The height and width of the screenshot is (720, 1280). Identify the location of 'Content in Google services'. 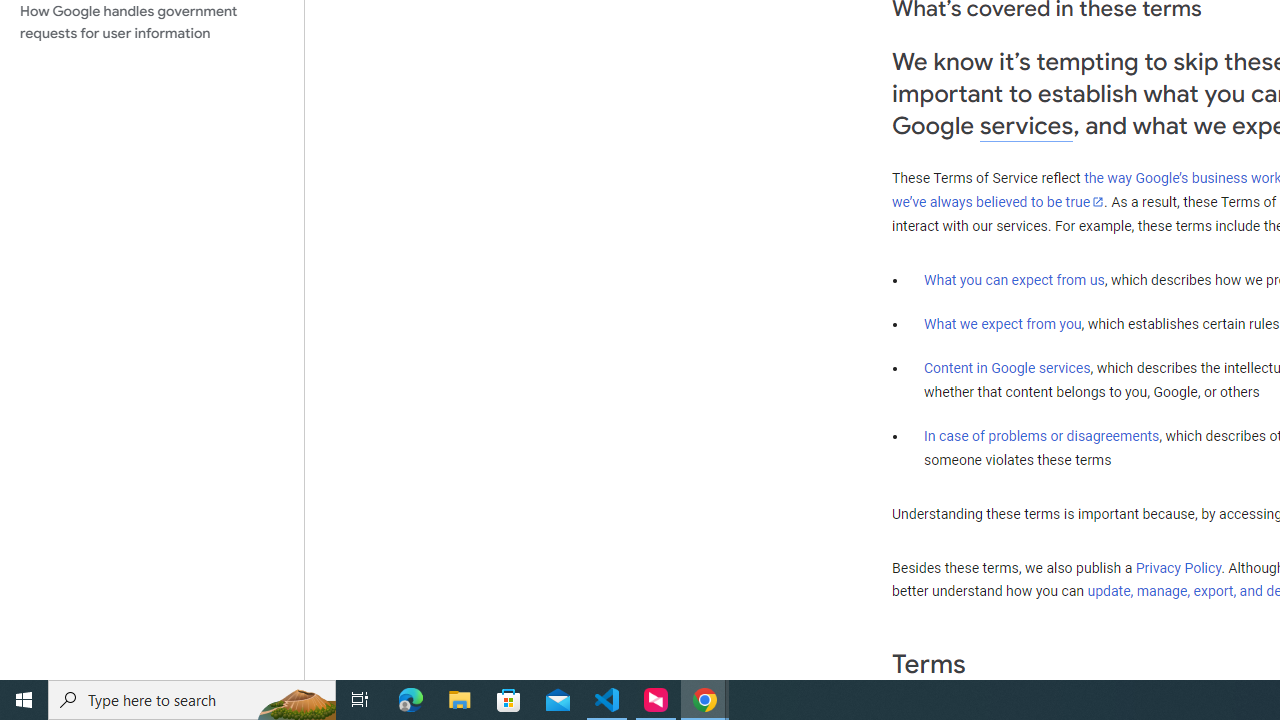
(1007, 368).